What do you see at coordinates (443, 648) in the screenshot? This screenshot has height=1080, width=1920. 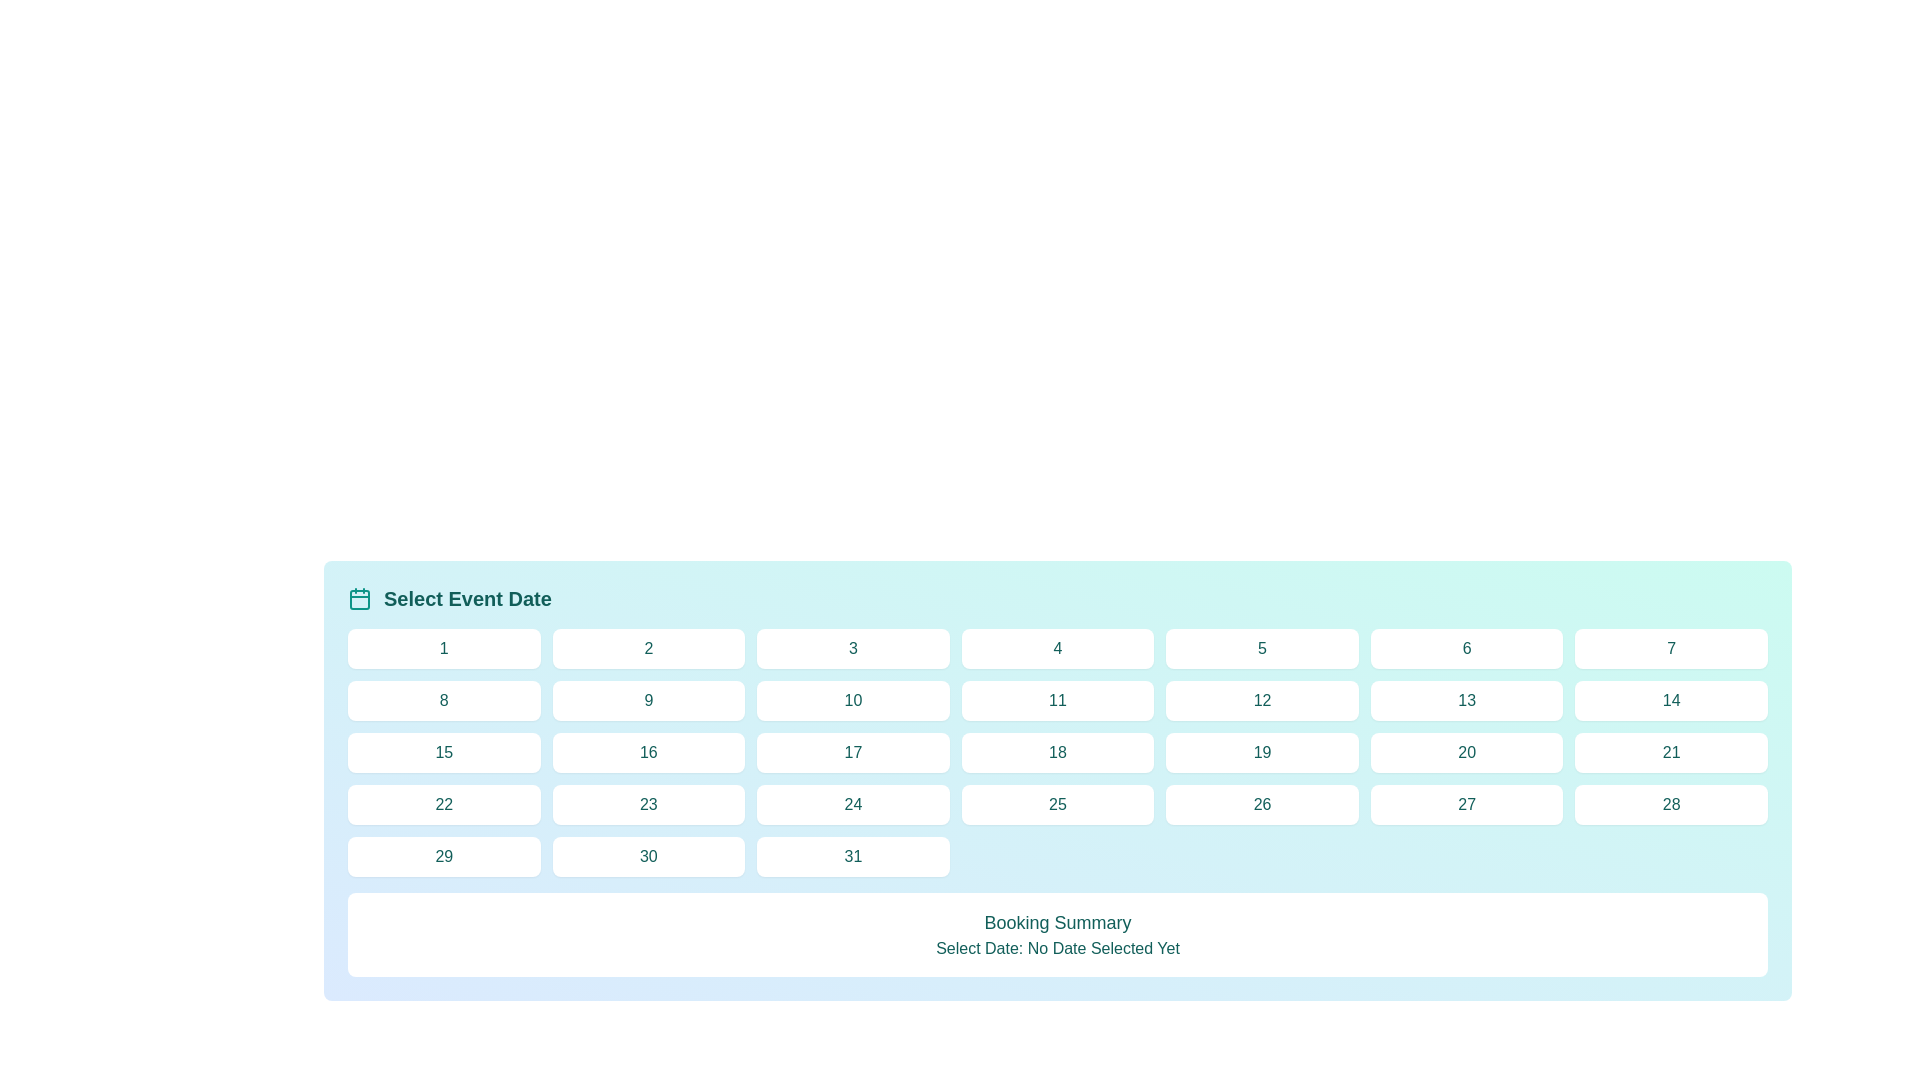 I see `the selectable day button for date '1' in the calendar, located at the top-left corner of the grid beneath 'Select Event Date'` at bounding box center [443, 648].